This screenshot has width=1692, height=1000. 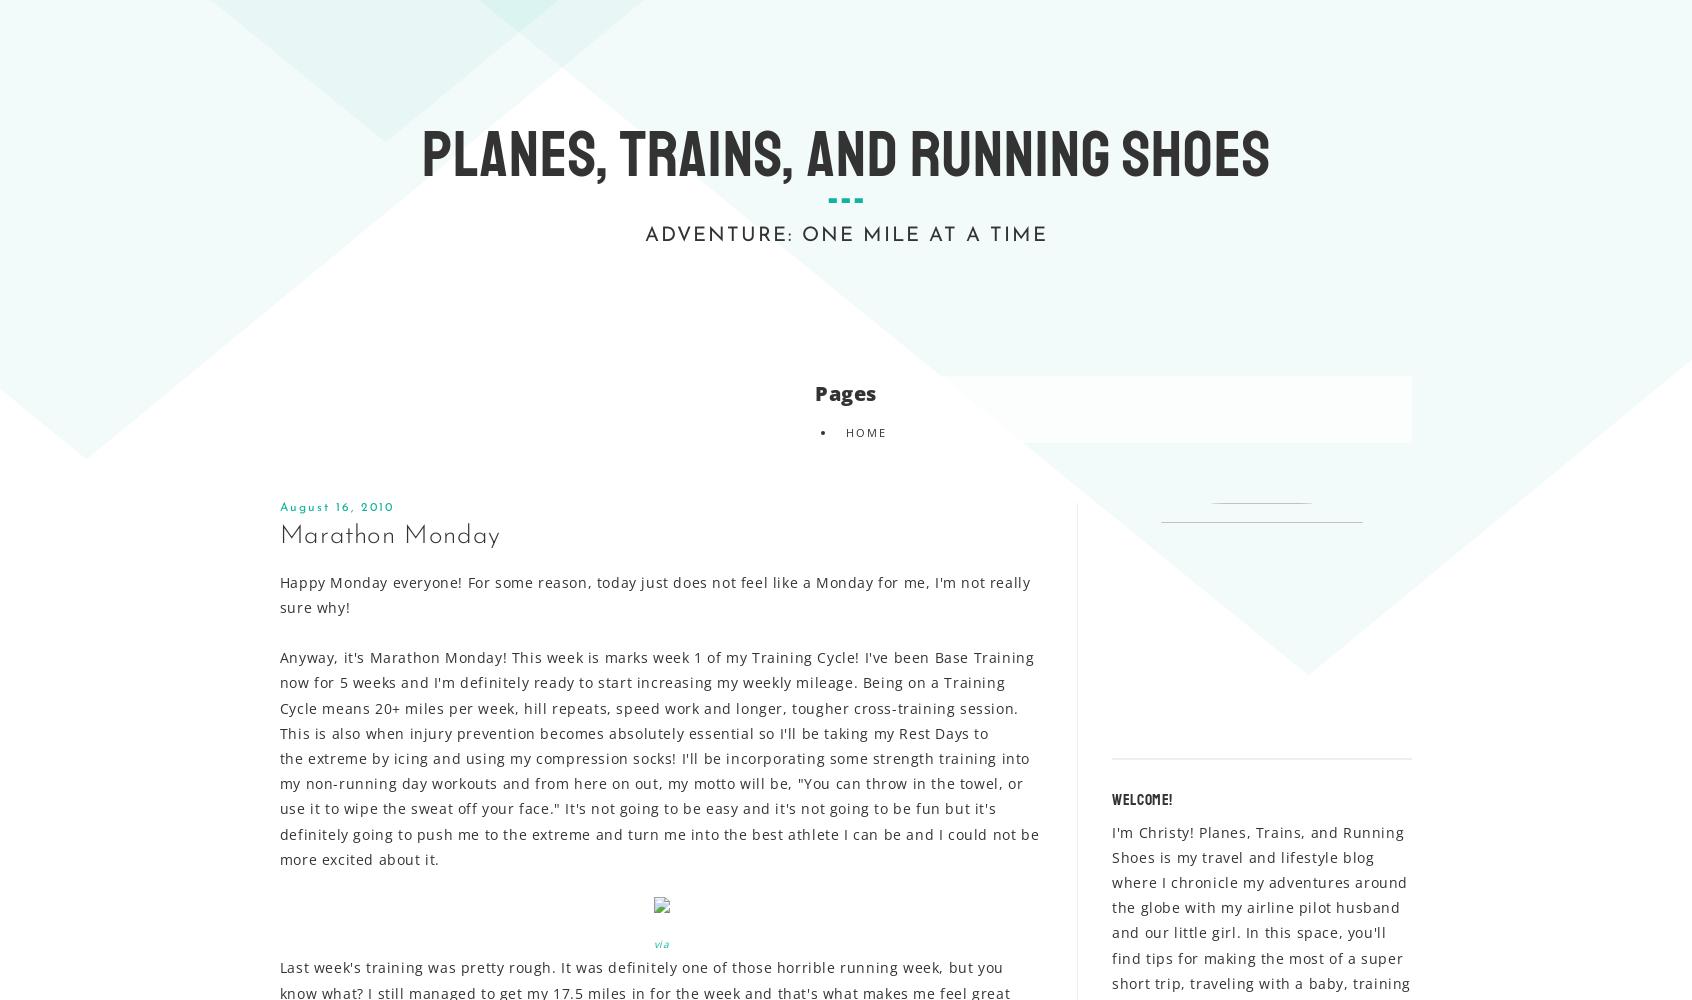 I want to click on 'Anyway, it's Marathon Monday! This week is marks week 1 of my Training Cycle! I've been Base Training now for 5 weeks and I'm definitely ready to start increasing my weekly mileage. Being on a Training Cycle means 20+ miles per week, hill repeats, speed work and longer, tougher cross-training session. This is also when injury prevention becomes absolutely essential so I'll be taking my Rest Days to the extreme by icing and using my compression socks! I'll be incorporating some strength training into my non-running day workouts and from here on out, my motto will be, "You can throw in the towel, or use it to wipe the sweat off your face." It's not going to be easy and it's not going to be fun but it's definitely going to push me to the extreme and turn me into the best athlete I can be and I could not be more excited about it.', so click(x=659, y=758).